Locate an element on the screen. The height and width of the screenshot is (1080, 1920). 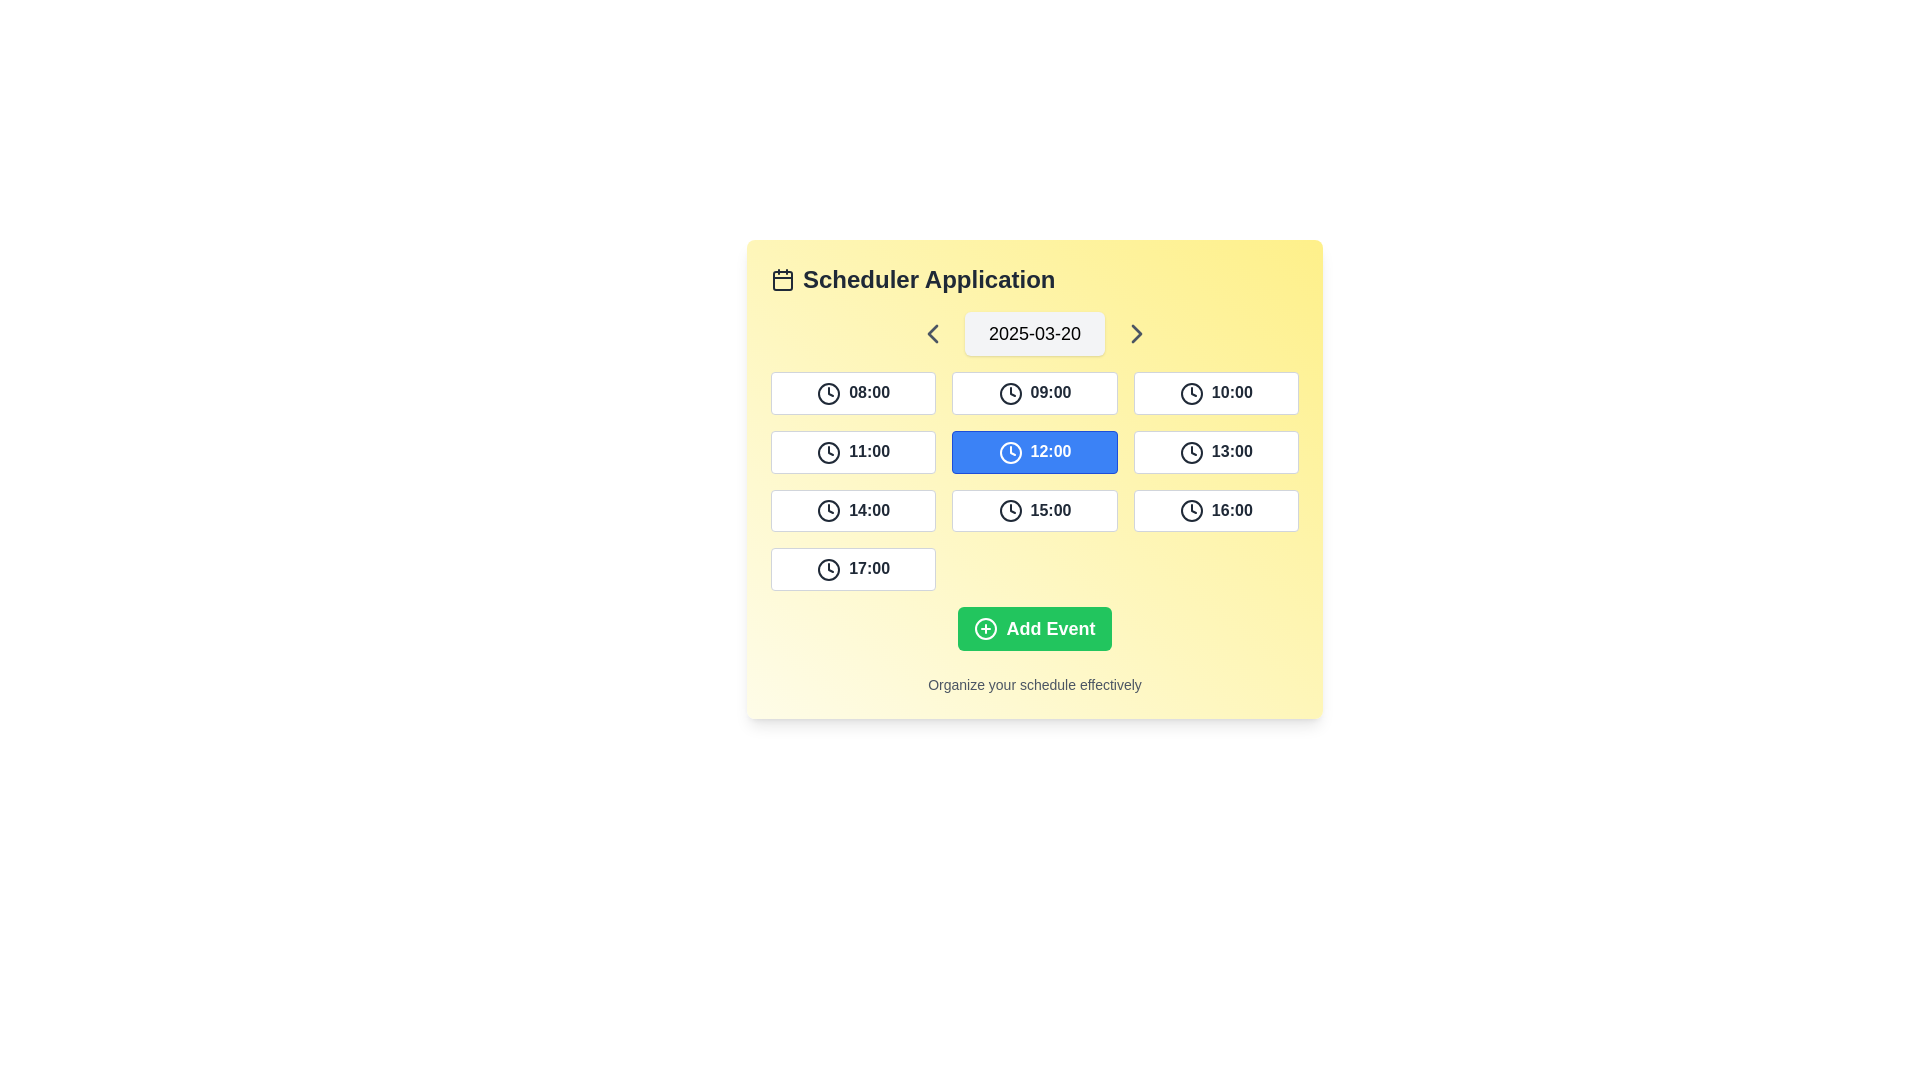
the 12:00 time slot button in the scheduler application is located at coordinates (1035, 452).